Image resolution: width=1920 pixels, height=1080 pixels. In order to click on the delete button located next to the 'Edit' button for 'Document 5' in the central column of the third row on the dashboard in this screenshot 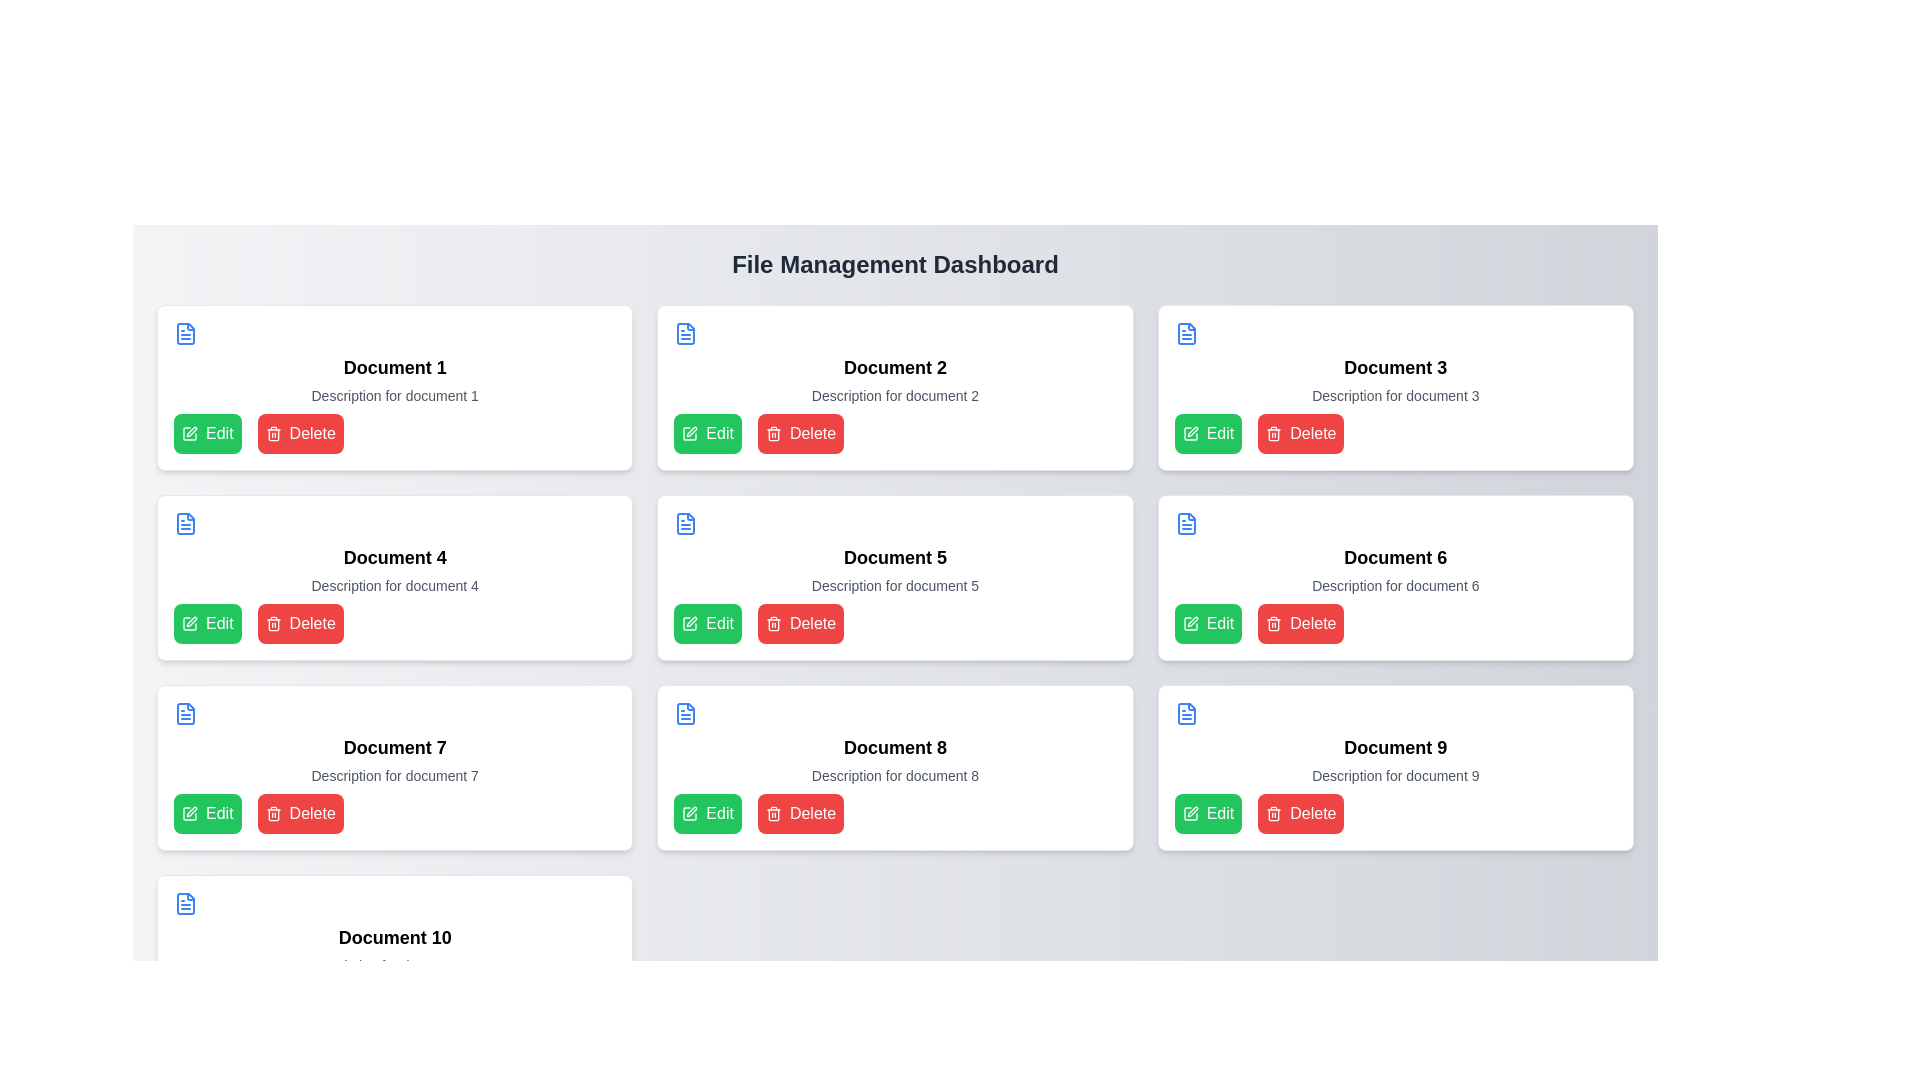, I will do `click(801, 623)`.